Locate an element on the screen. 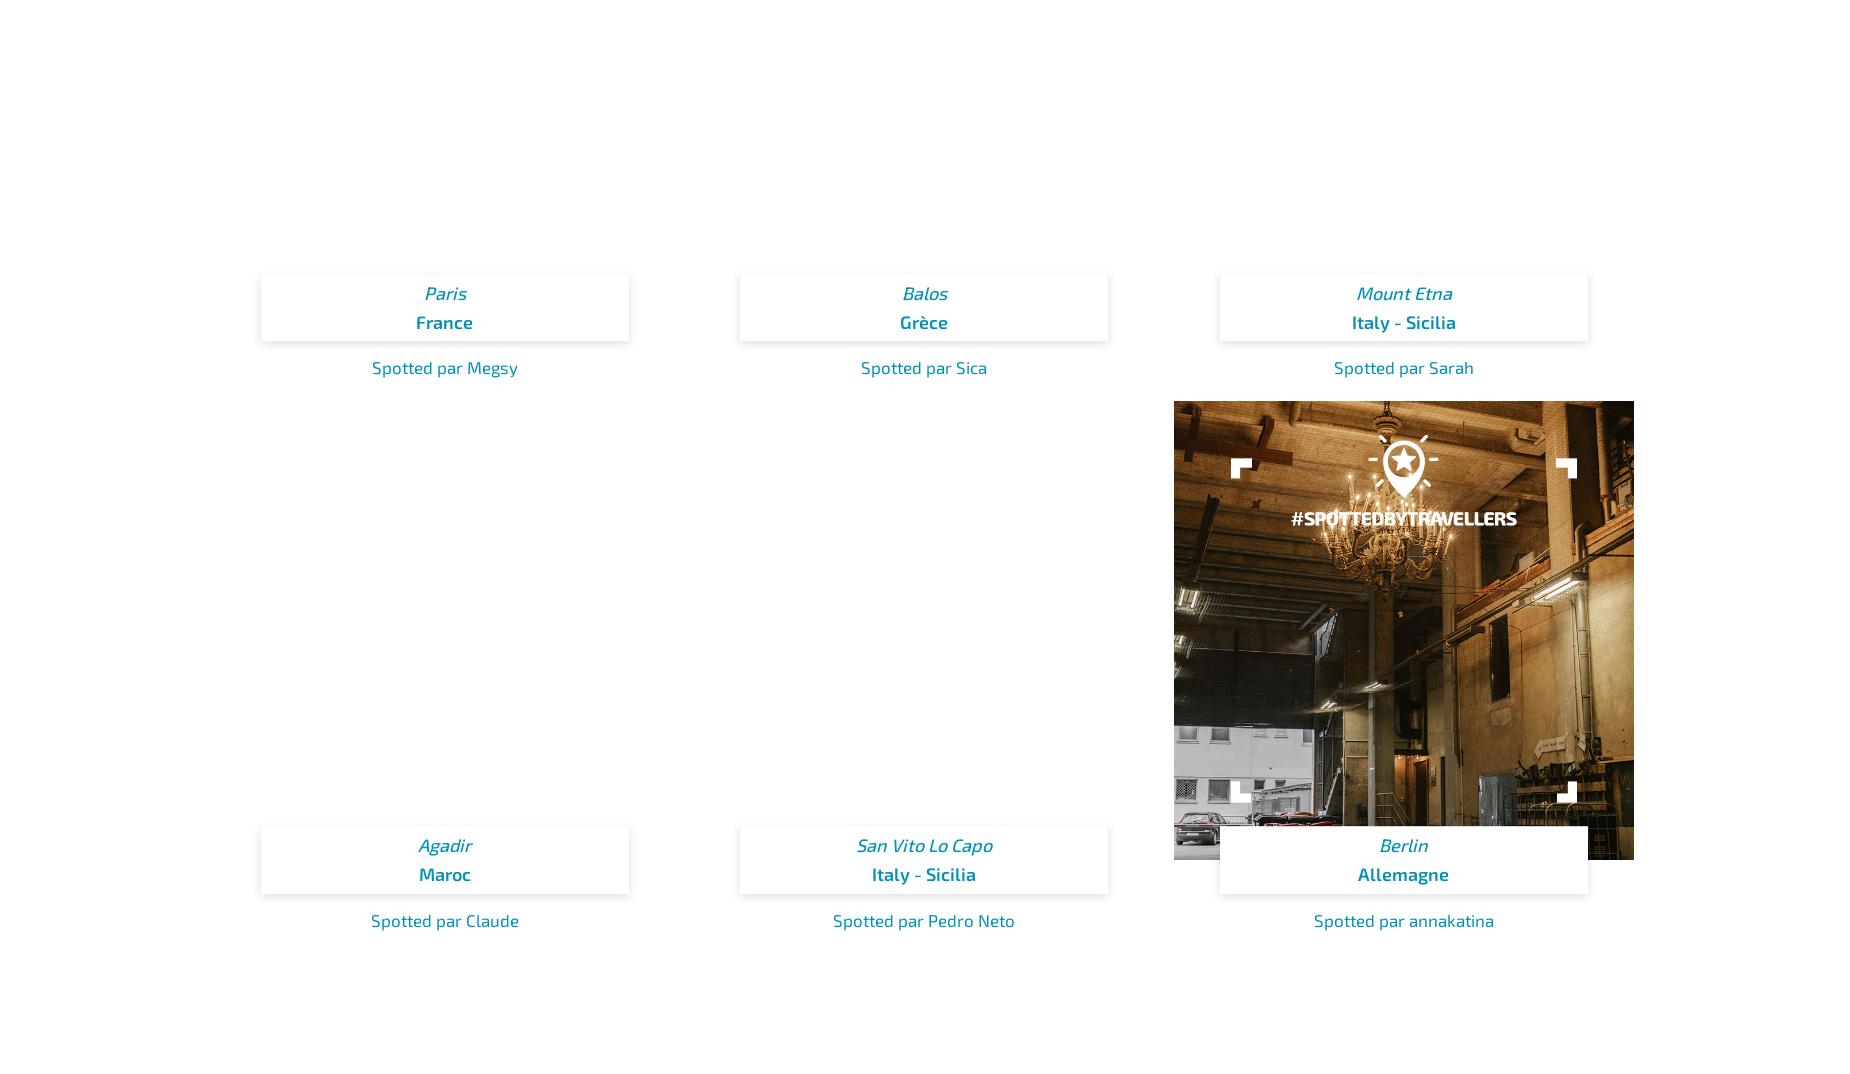  'Grèce' is located at coordinates (924, 321).